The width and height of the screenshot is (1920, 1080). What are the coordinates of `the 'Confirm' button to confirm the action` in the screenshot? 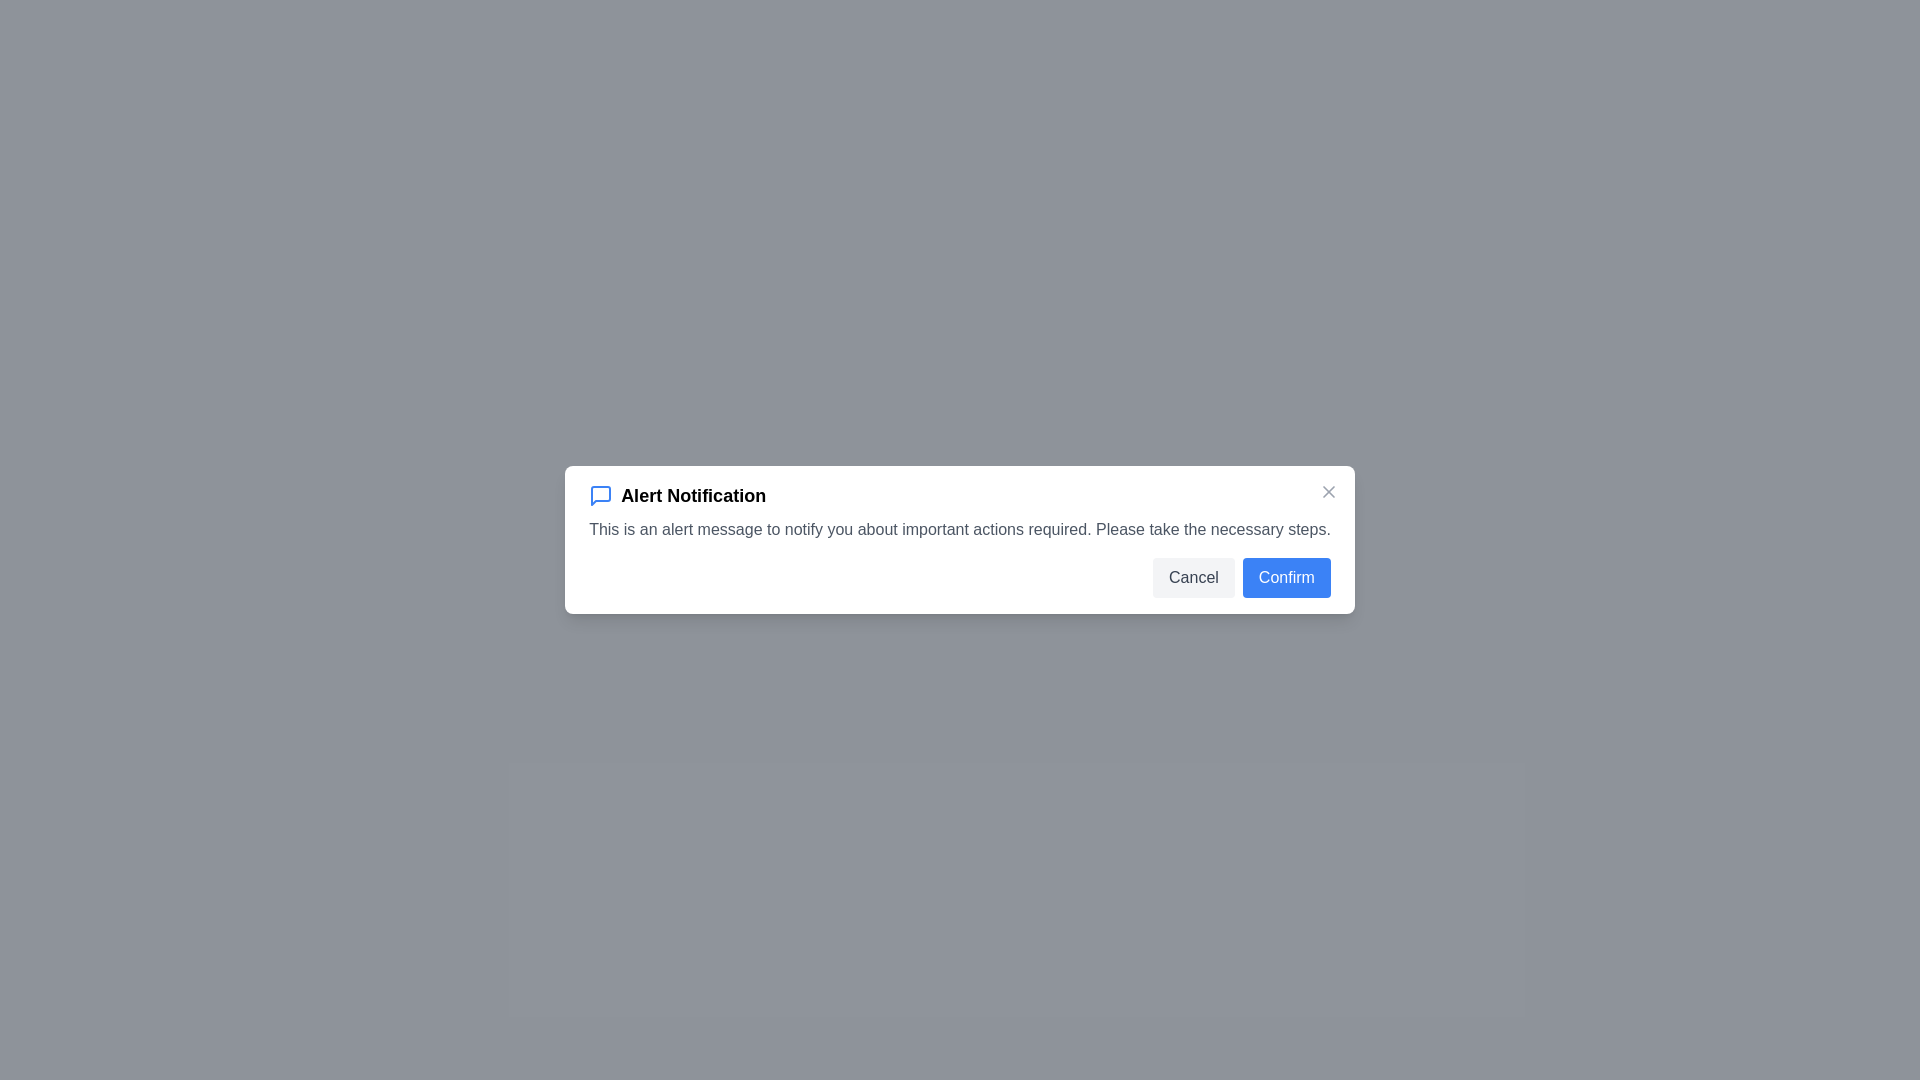 It's located at (1286, 578).